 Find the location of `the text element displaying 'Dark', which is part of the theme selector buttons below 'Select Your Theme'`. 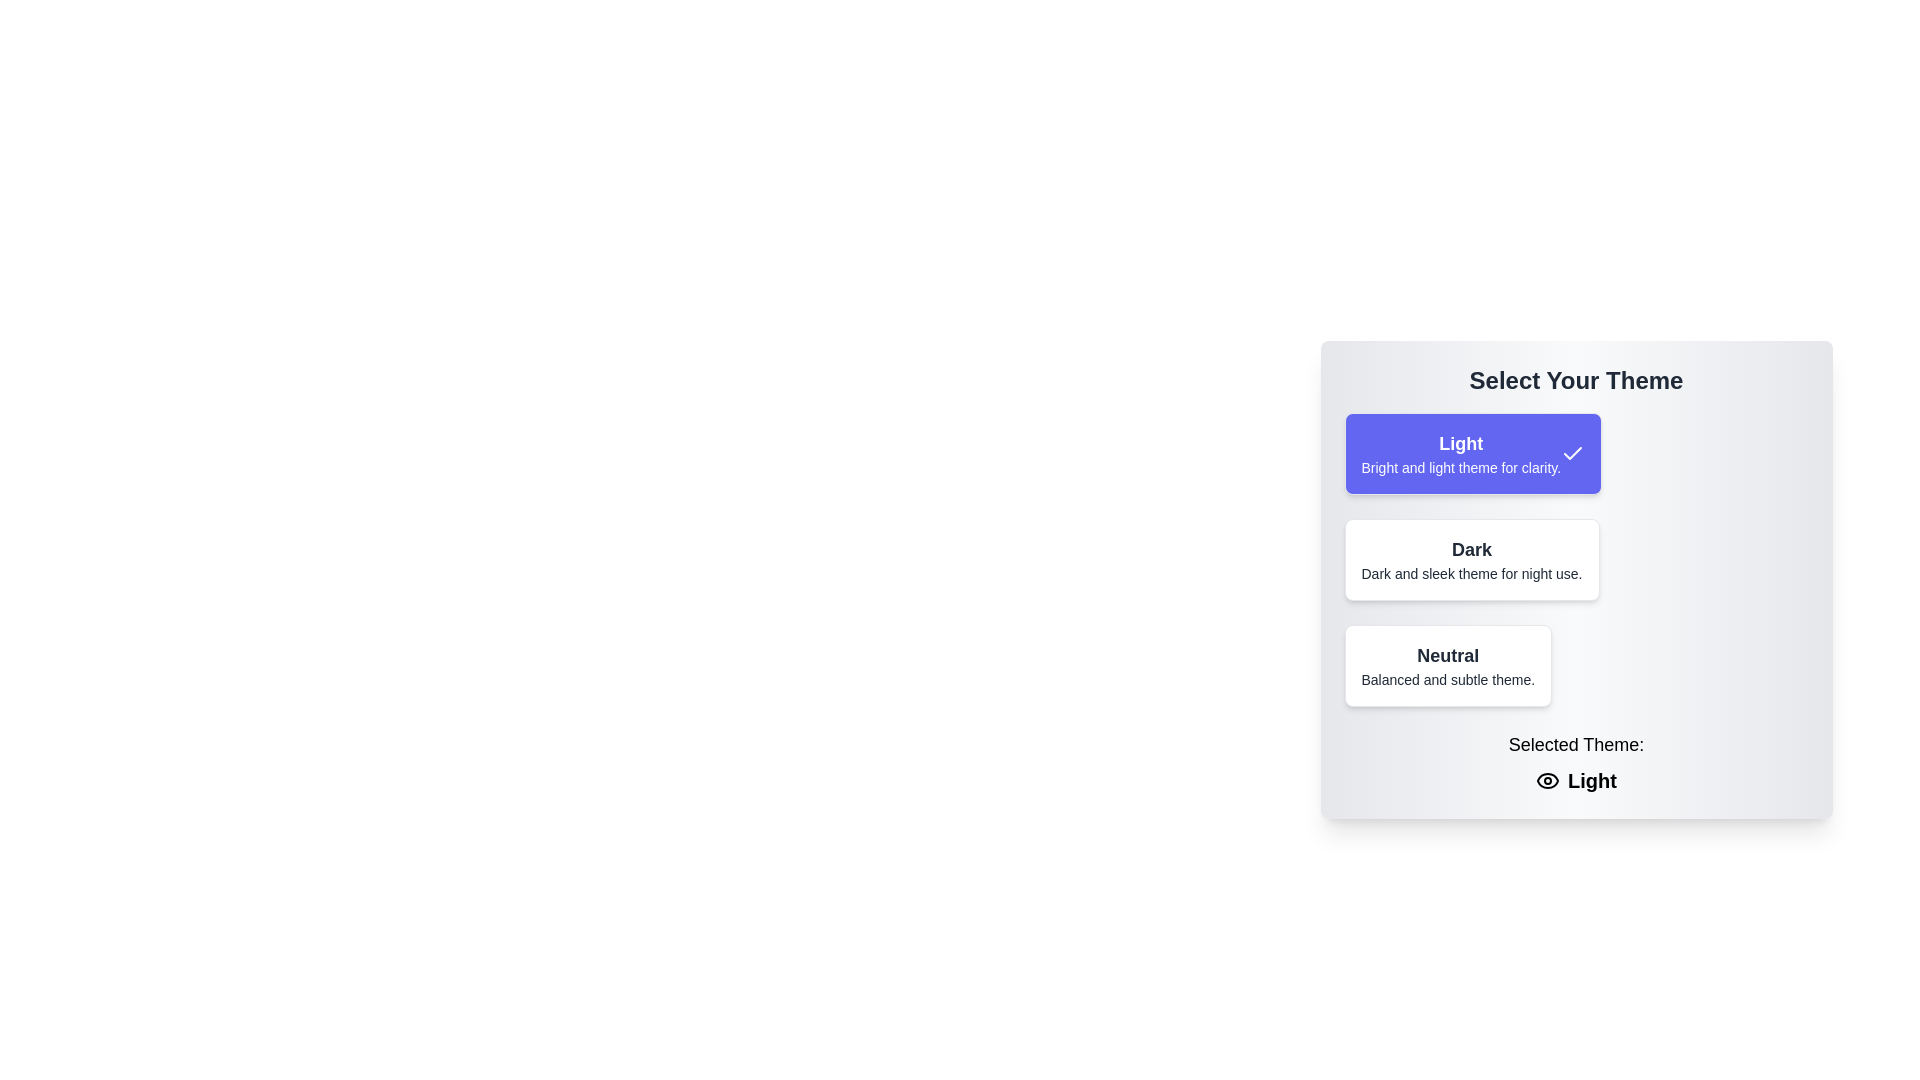

the text element displaying 'Dark', which is part of the theme selector buttons below 'Select Your Theme' is located at coordinates (1472, 550).